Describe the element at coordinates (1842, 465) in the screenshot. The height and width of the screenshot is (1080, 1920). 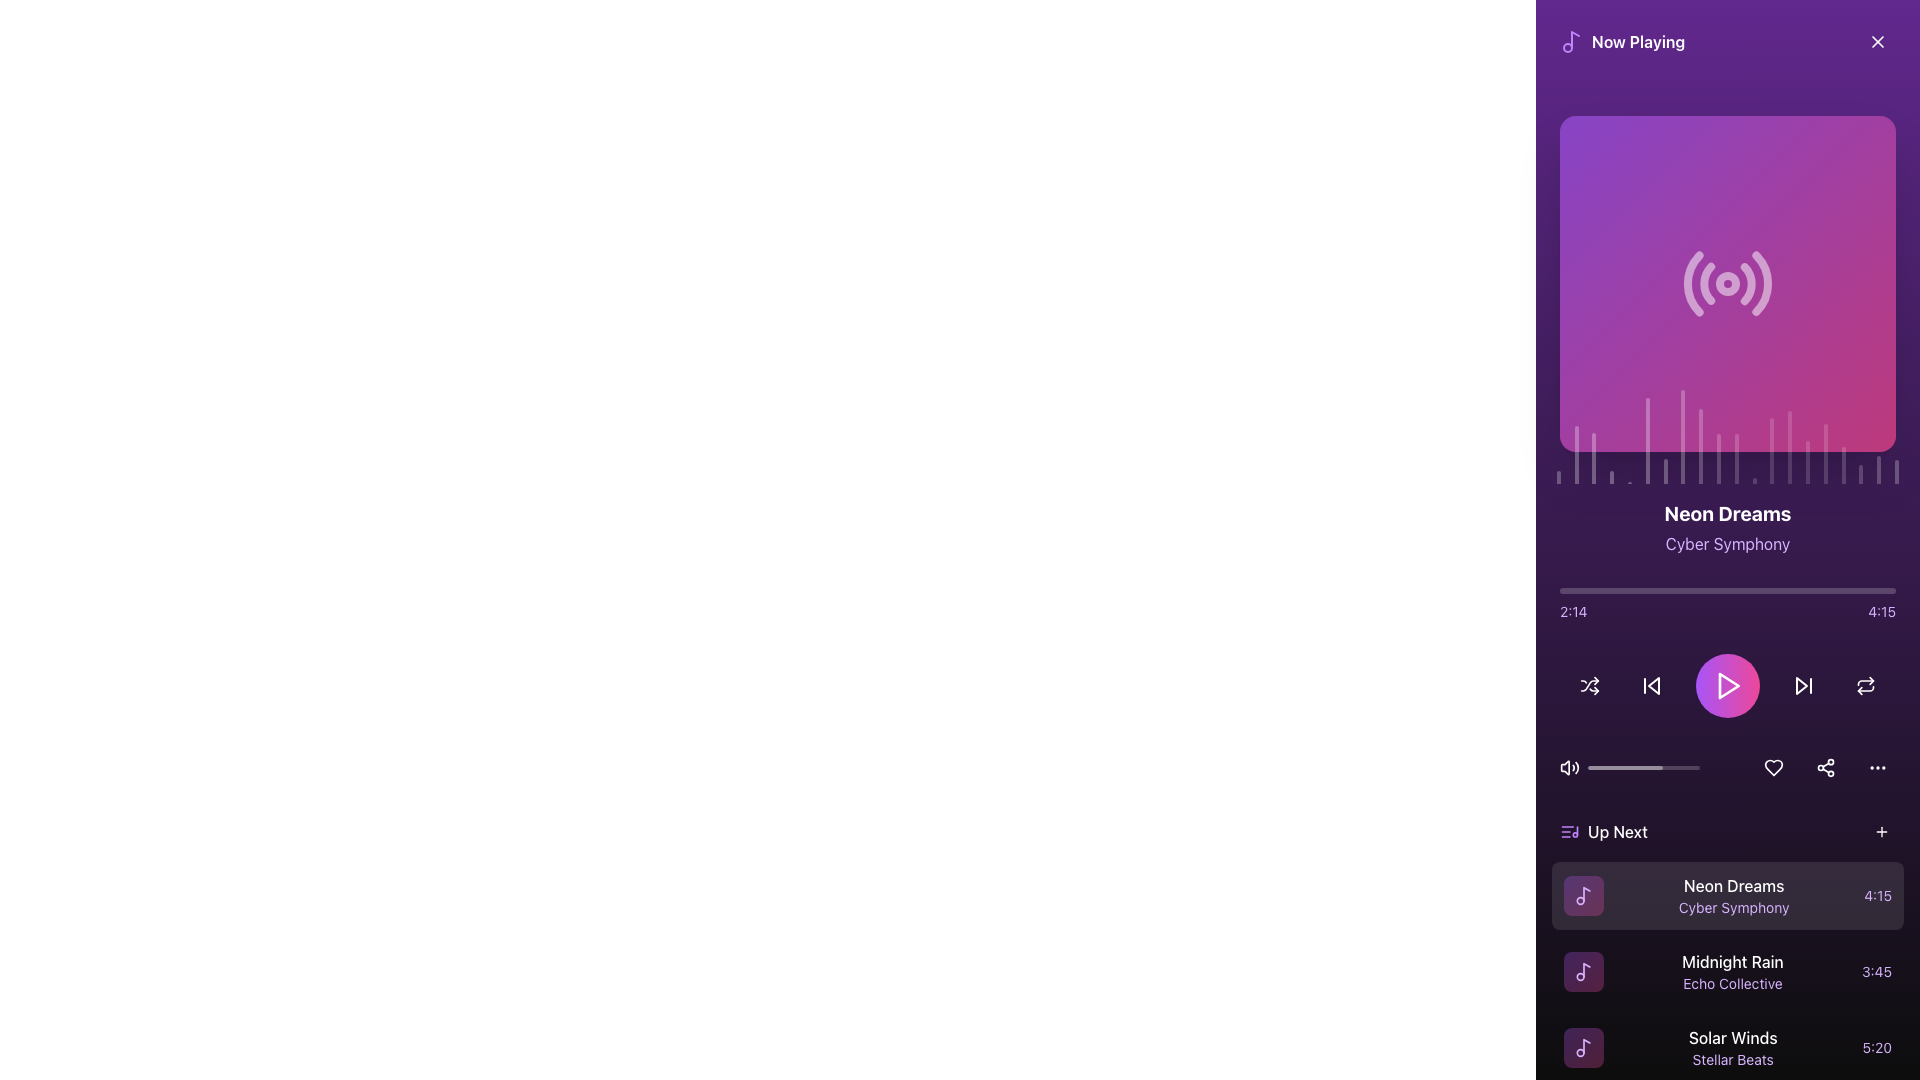
I see `the seventeenth vertical graphical bar, which represents data and is styled with slight transparency and a rounded top, located below the main visual area of the interface` at that location.